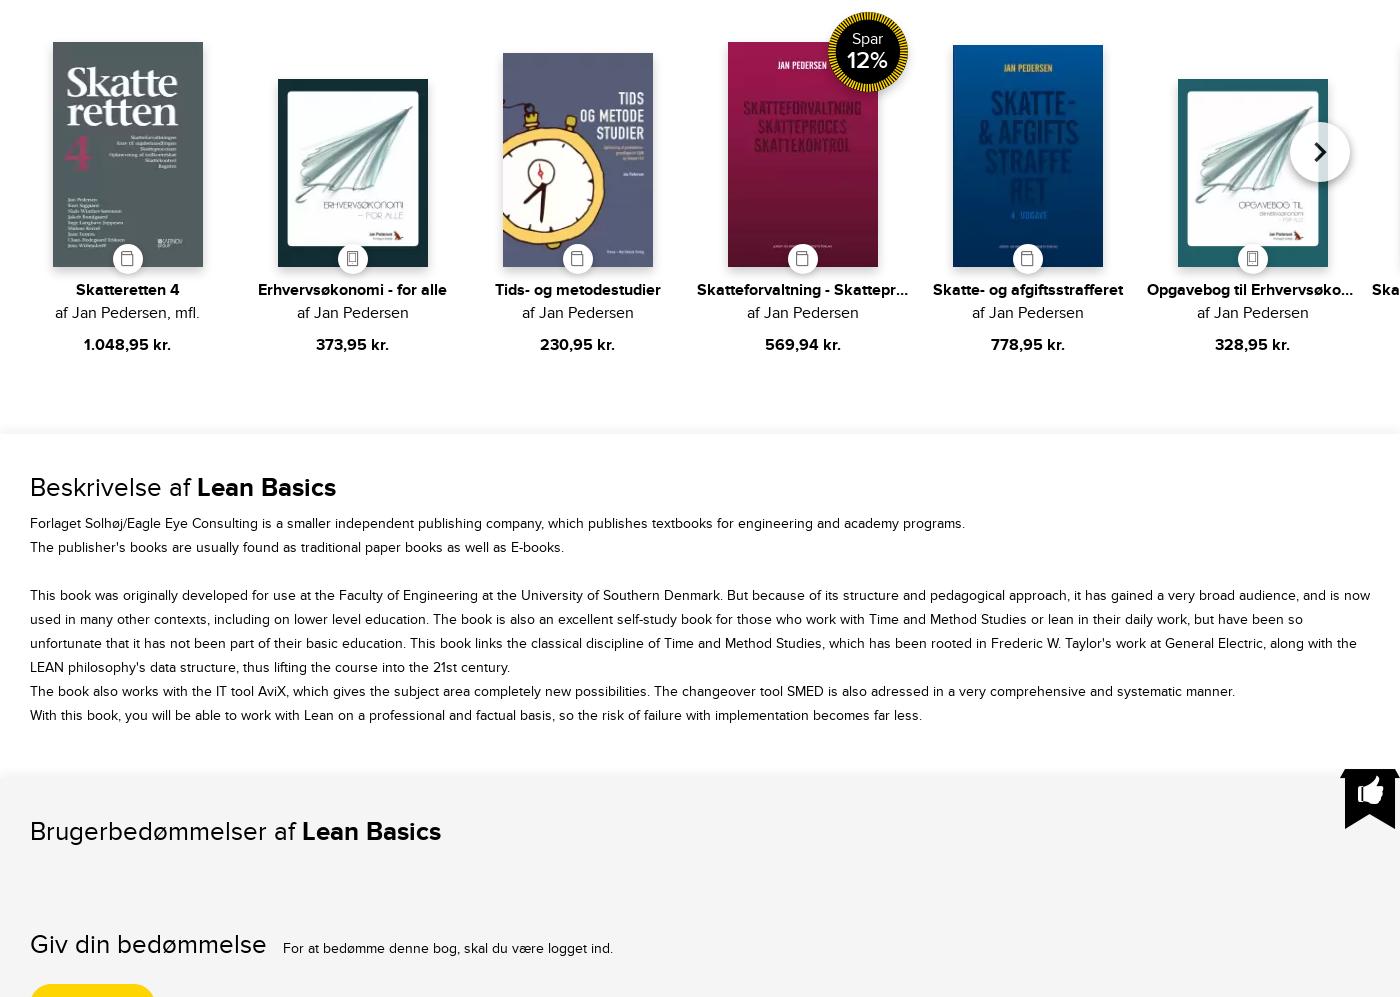 The height and width of the screenshot is (997, 1400). Describe the element at coordinates (28, 522) in the screenshot. I see `'Forlaget Solhøj/Eagle Eye Consulting is a smaller independent publishing company, which publishes textbooks for engineering and academy programs.'` at that location.